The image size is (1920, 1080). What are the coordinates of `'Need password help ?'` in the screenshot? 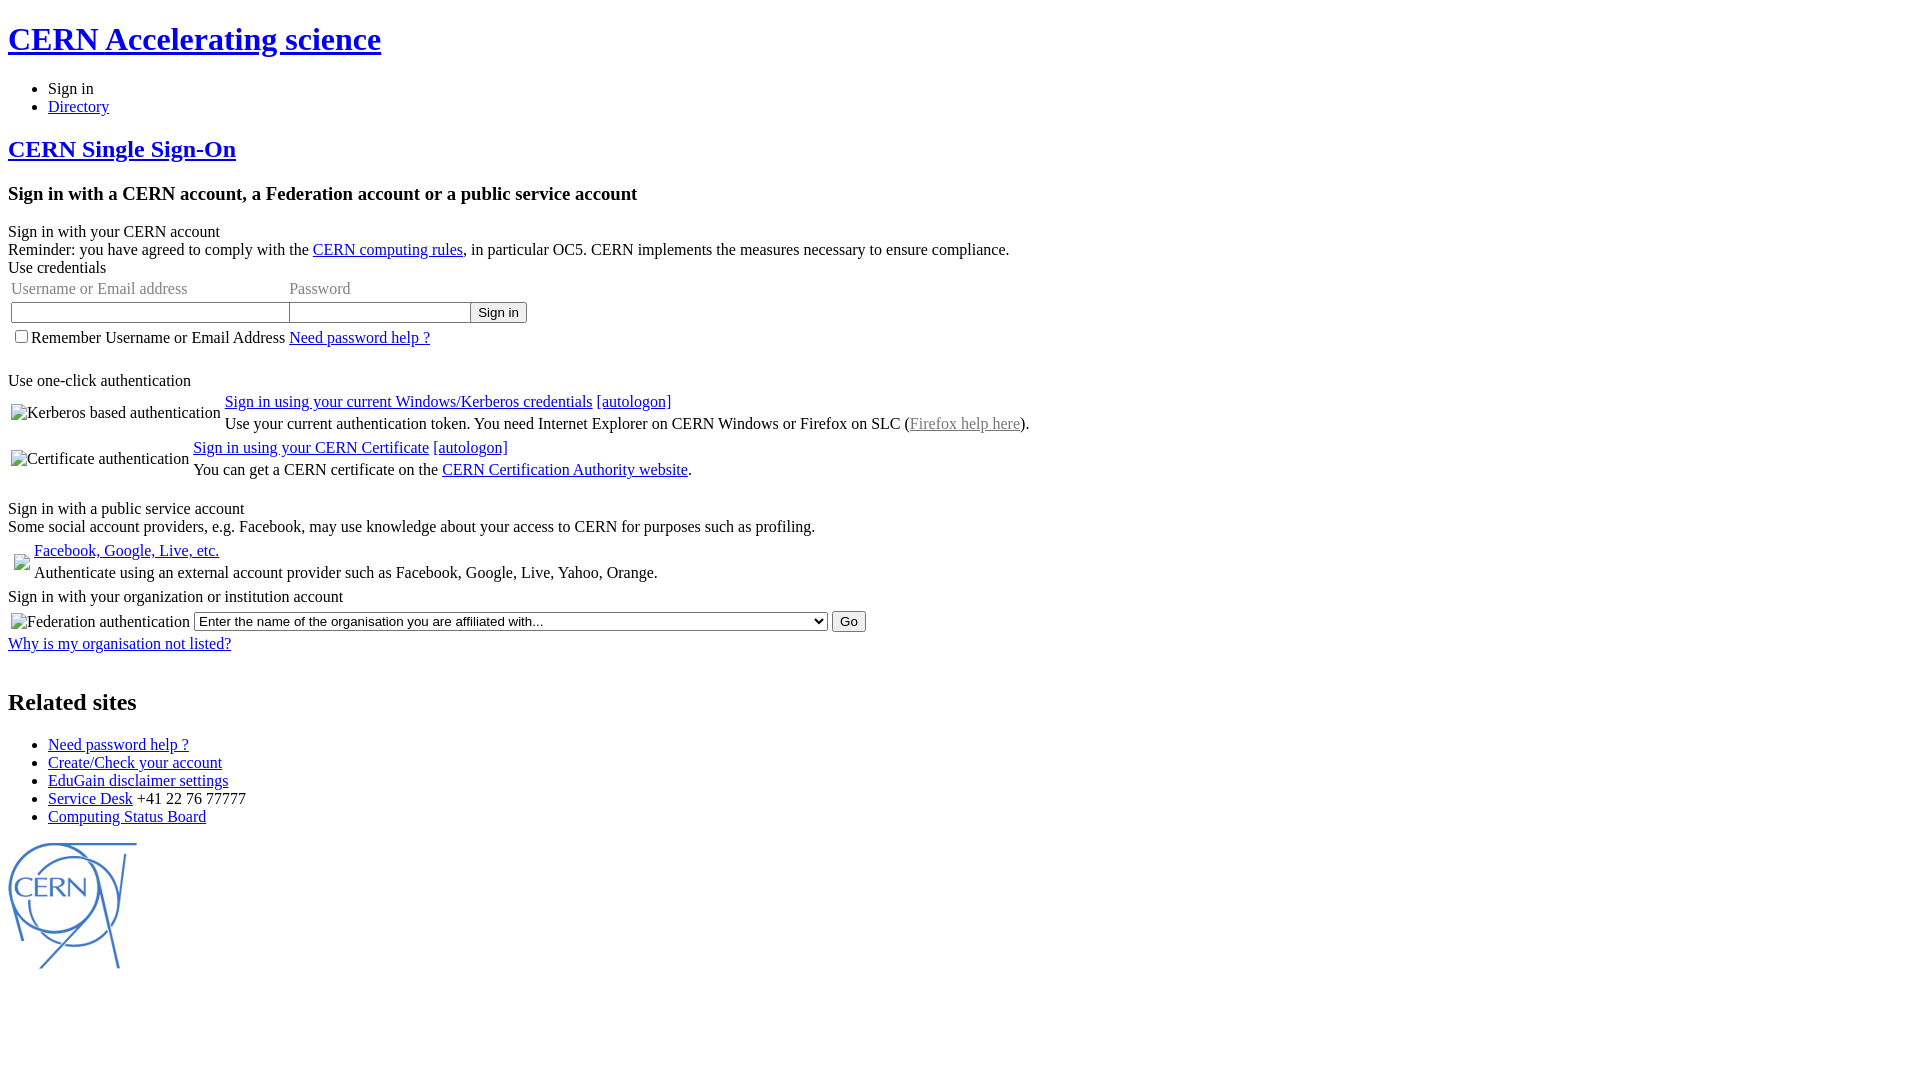 It's located at (359, 336).